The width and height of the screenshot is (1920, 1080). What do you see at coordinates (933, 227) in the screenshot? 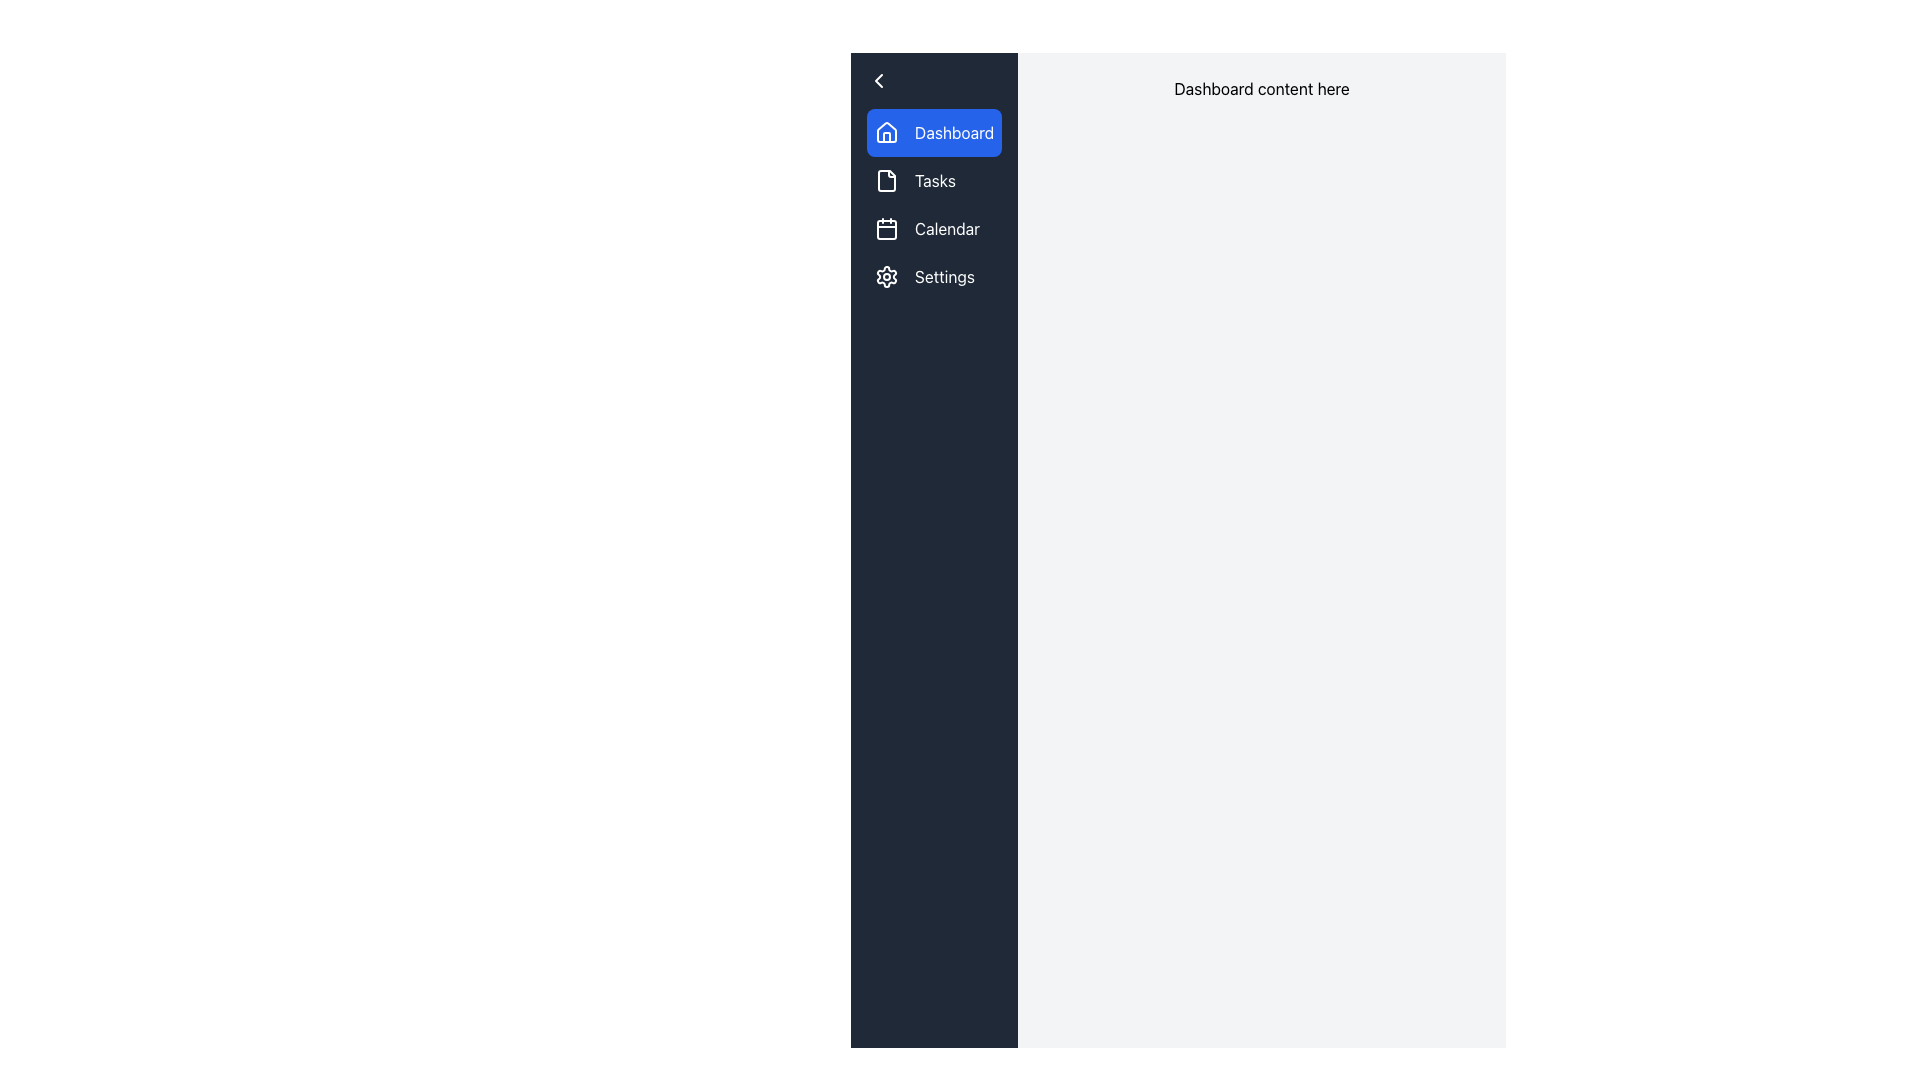
I see `the 'Calendar' menu item button located between 'Tasks' and 'Settings' on the left-hand vertical menu` at bounding box center [933, 227].